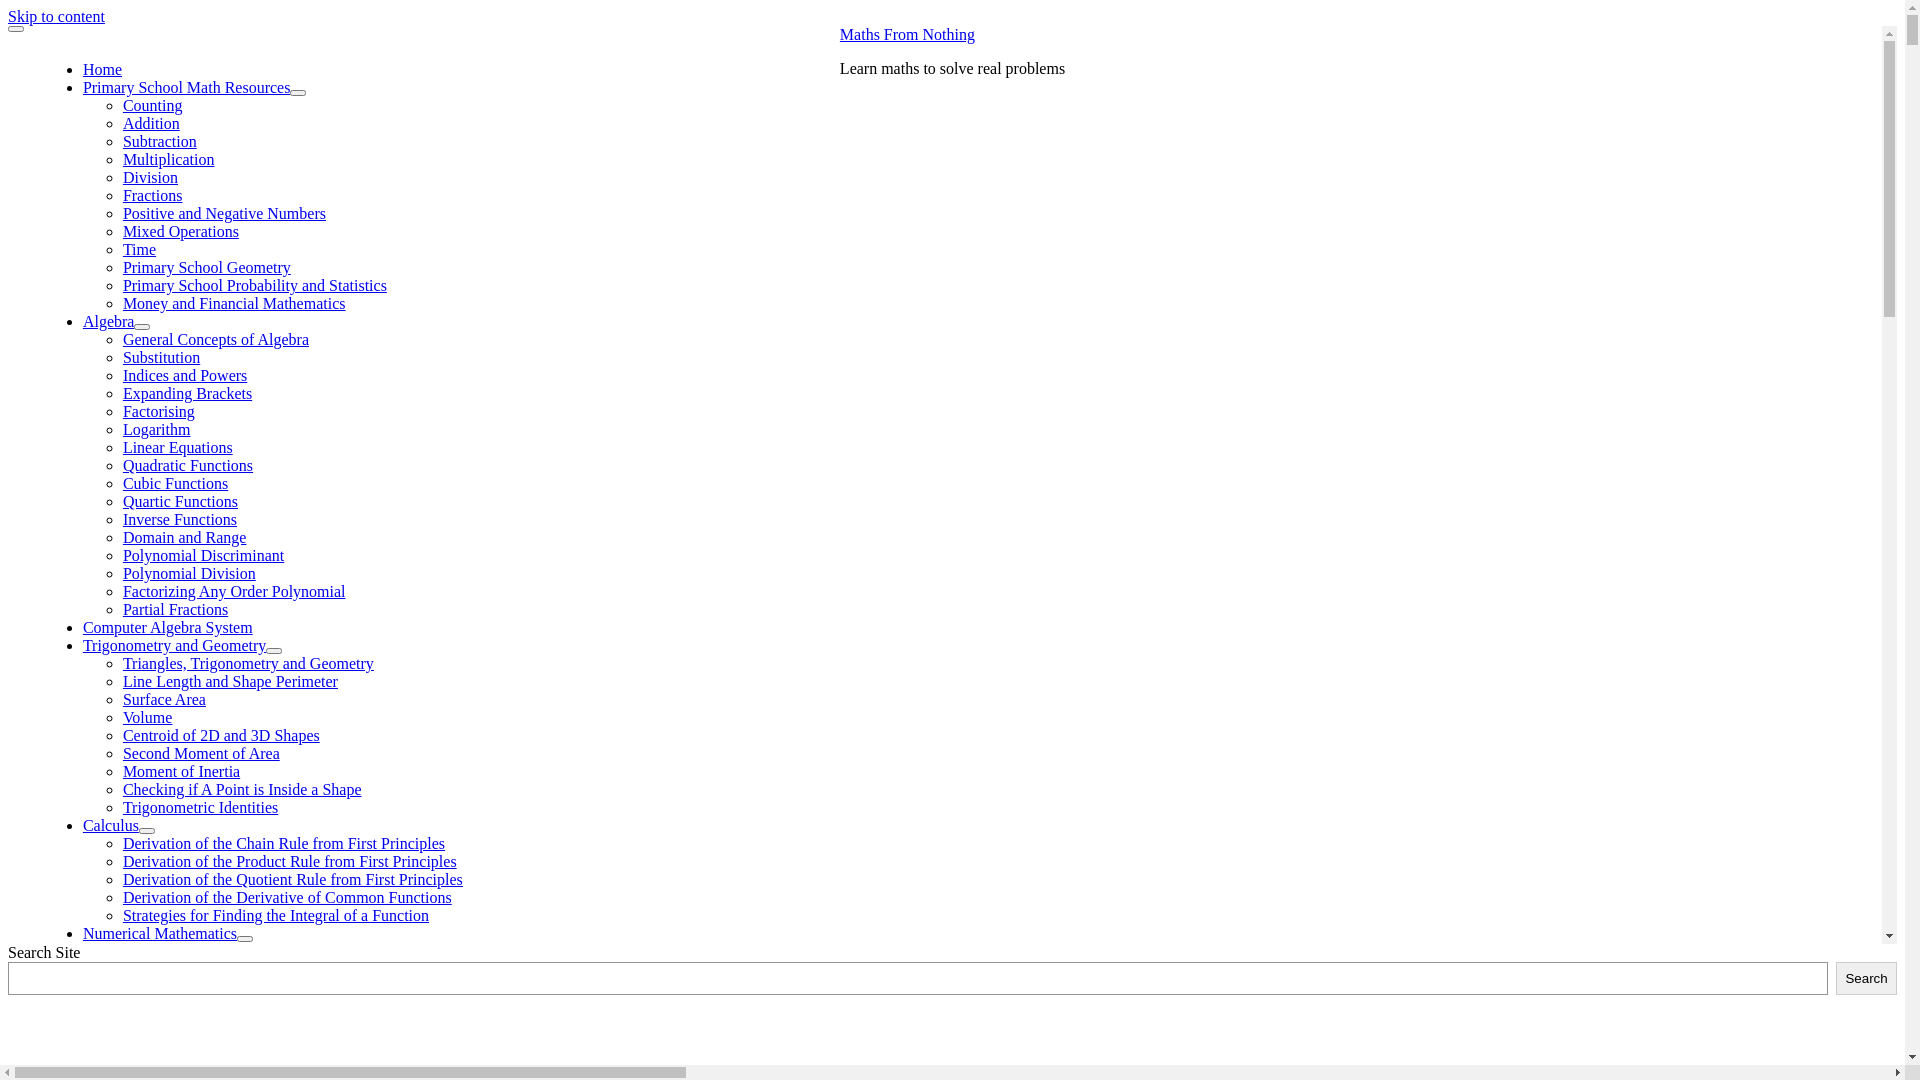  What do you see at coordinates (122, 500) in the screenshot?
I see `'Quartic Functions'` at bounding box center [122, 500].